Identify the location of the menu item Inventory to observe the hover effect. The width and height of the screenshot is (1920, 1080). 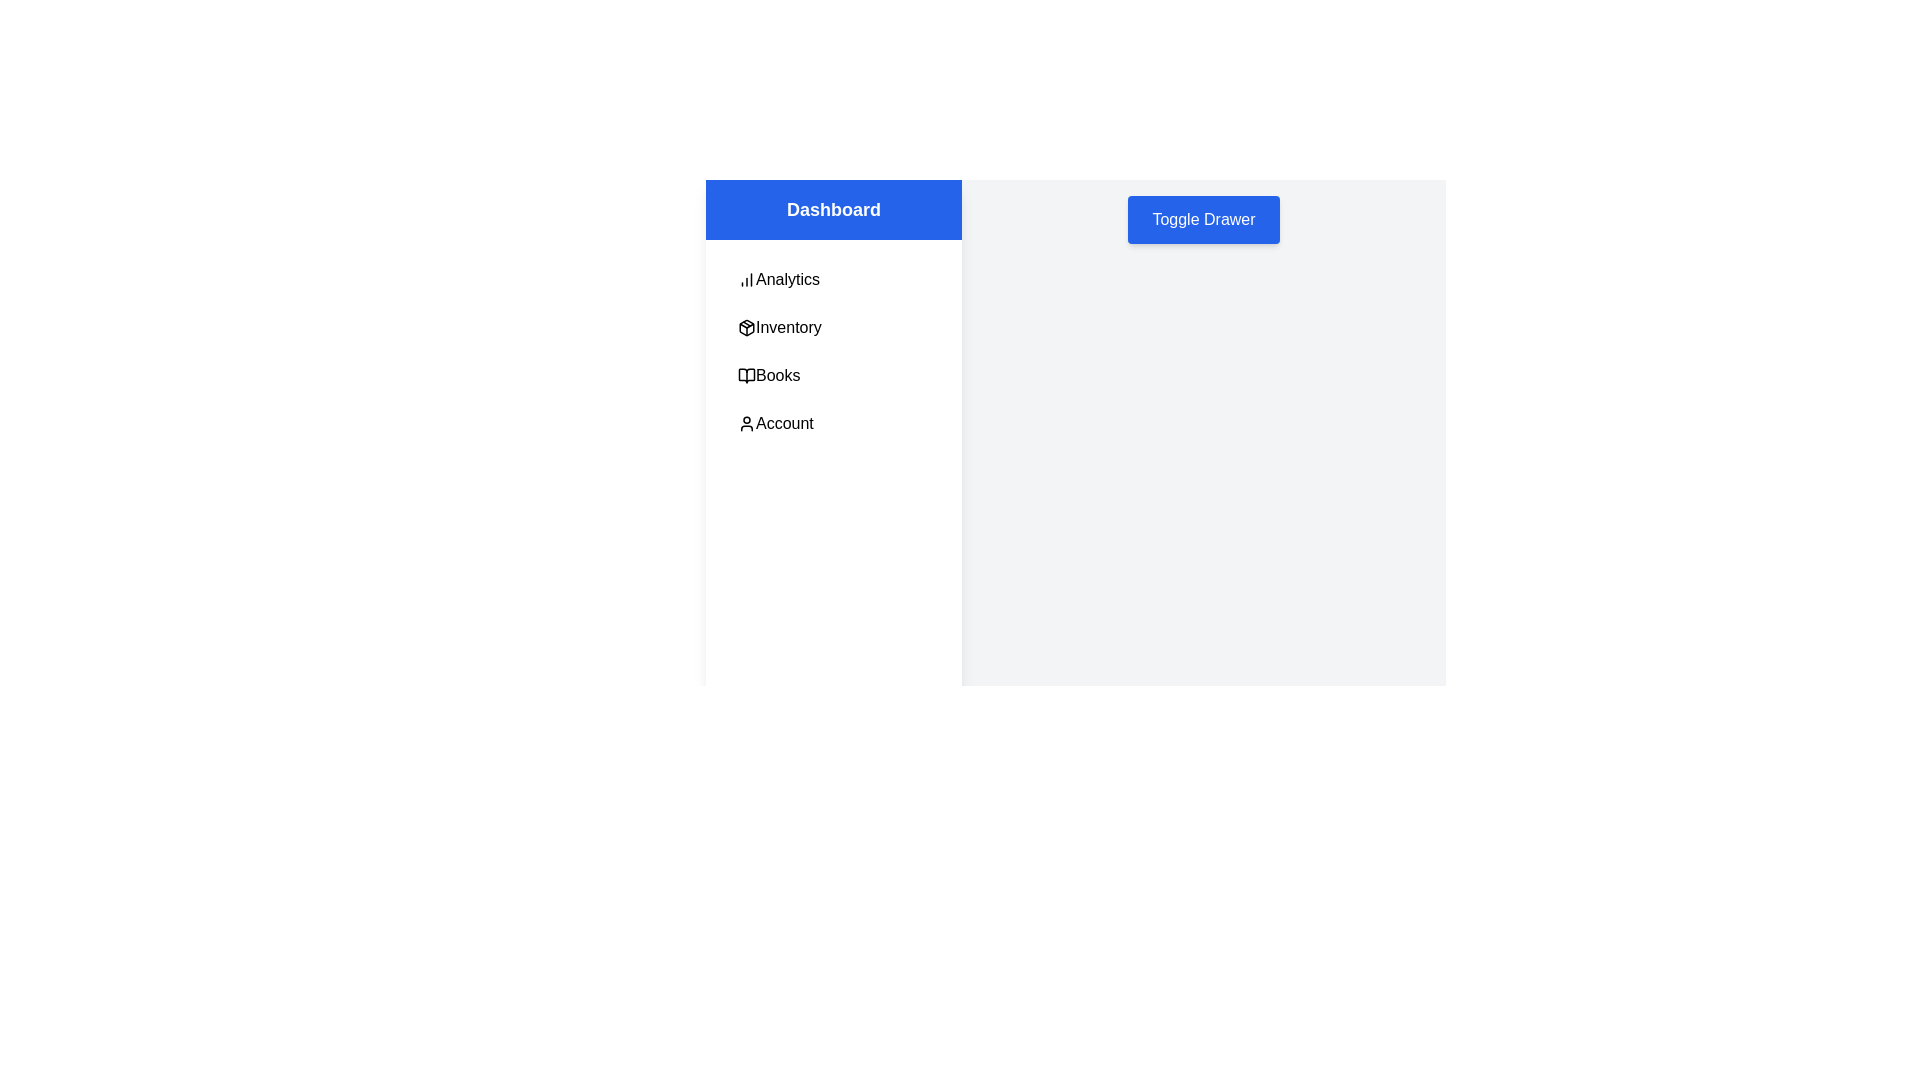
(834, 326).